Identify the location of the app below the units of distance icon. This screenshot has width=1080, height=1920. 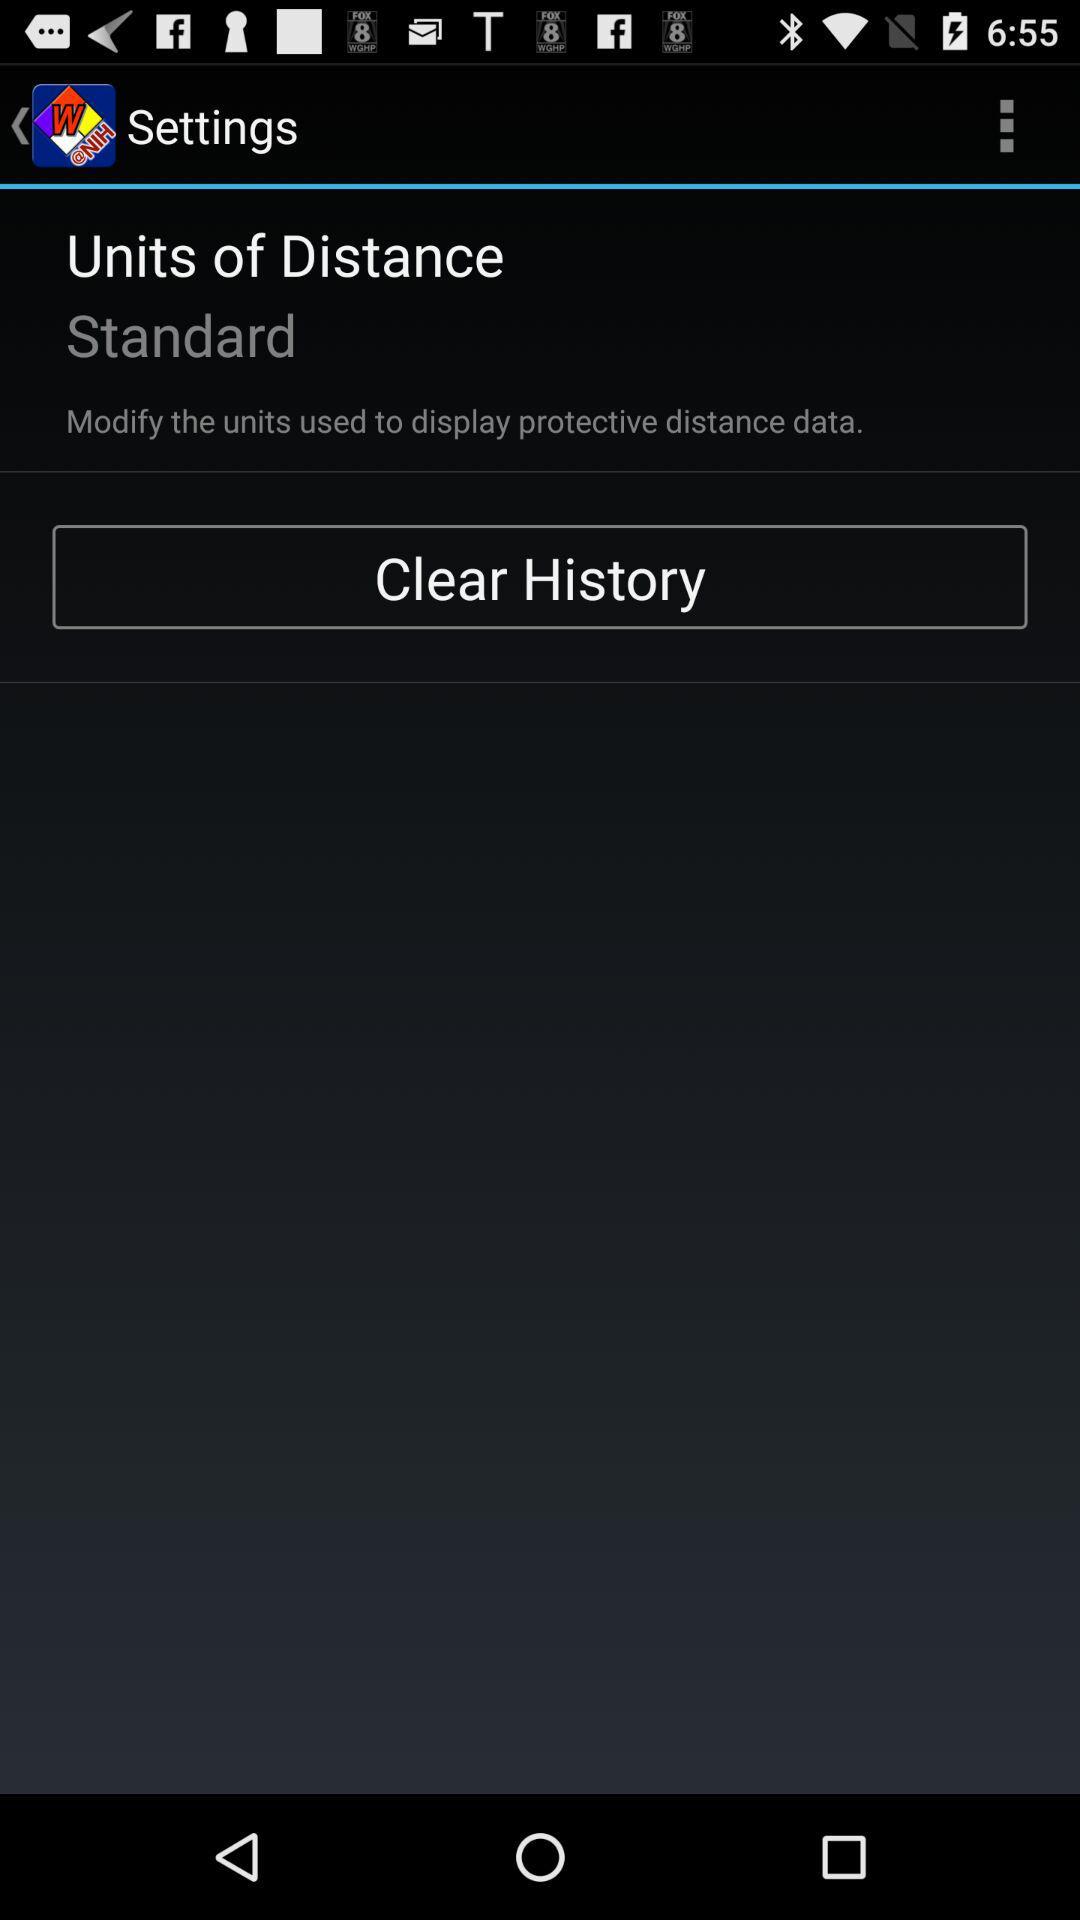
(154, 334).